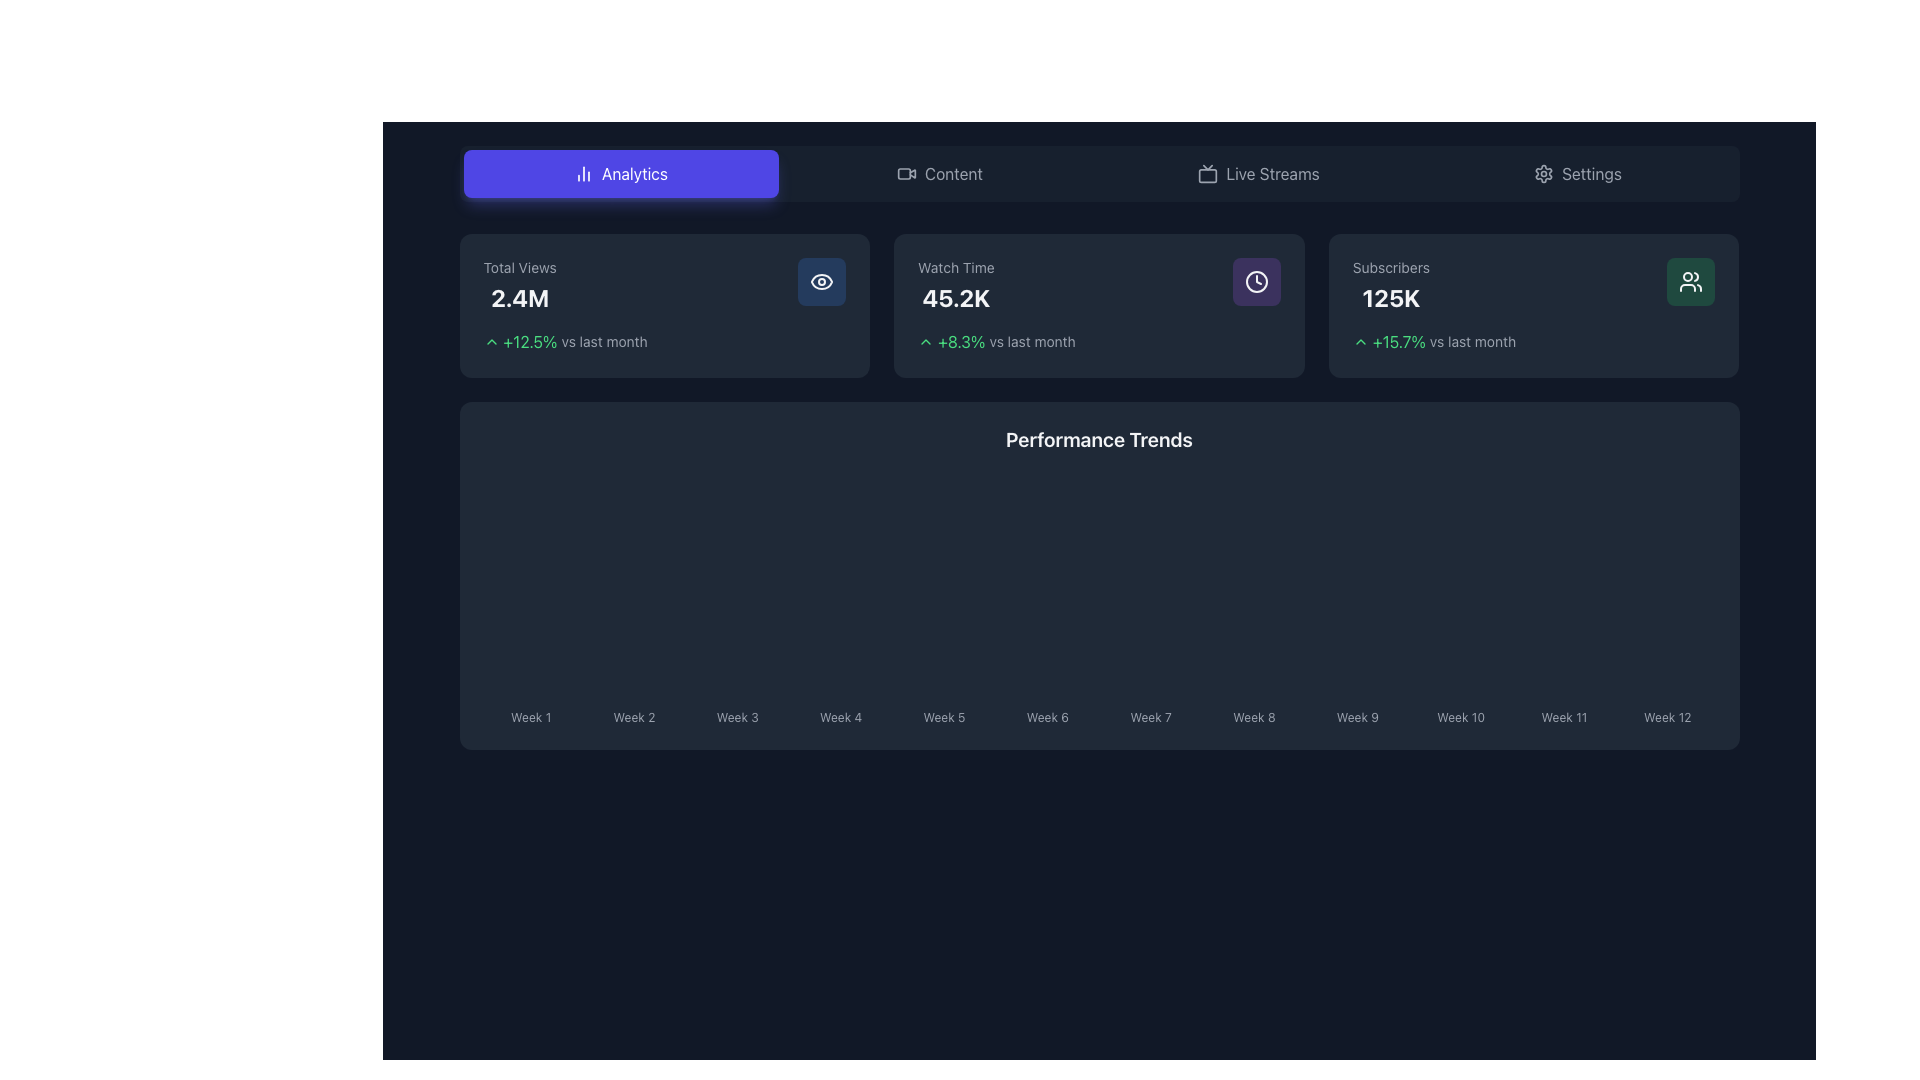 This screenshot has width=1920, height=1080. Describe the element at coordinates (1461, 712) in the screenshot. I see `the static text label indicating data for the tenth week in the performance trend chart, located in the 10th position of a horizontal row of 12 elements` at that location.